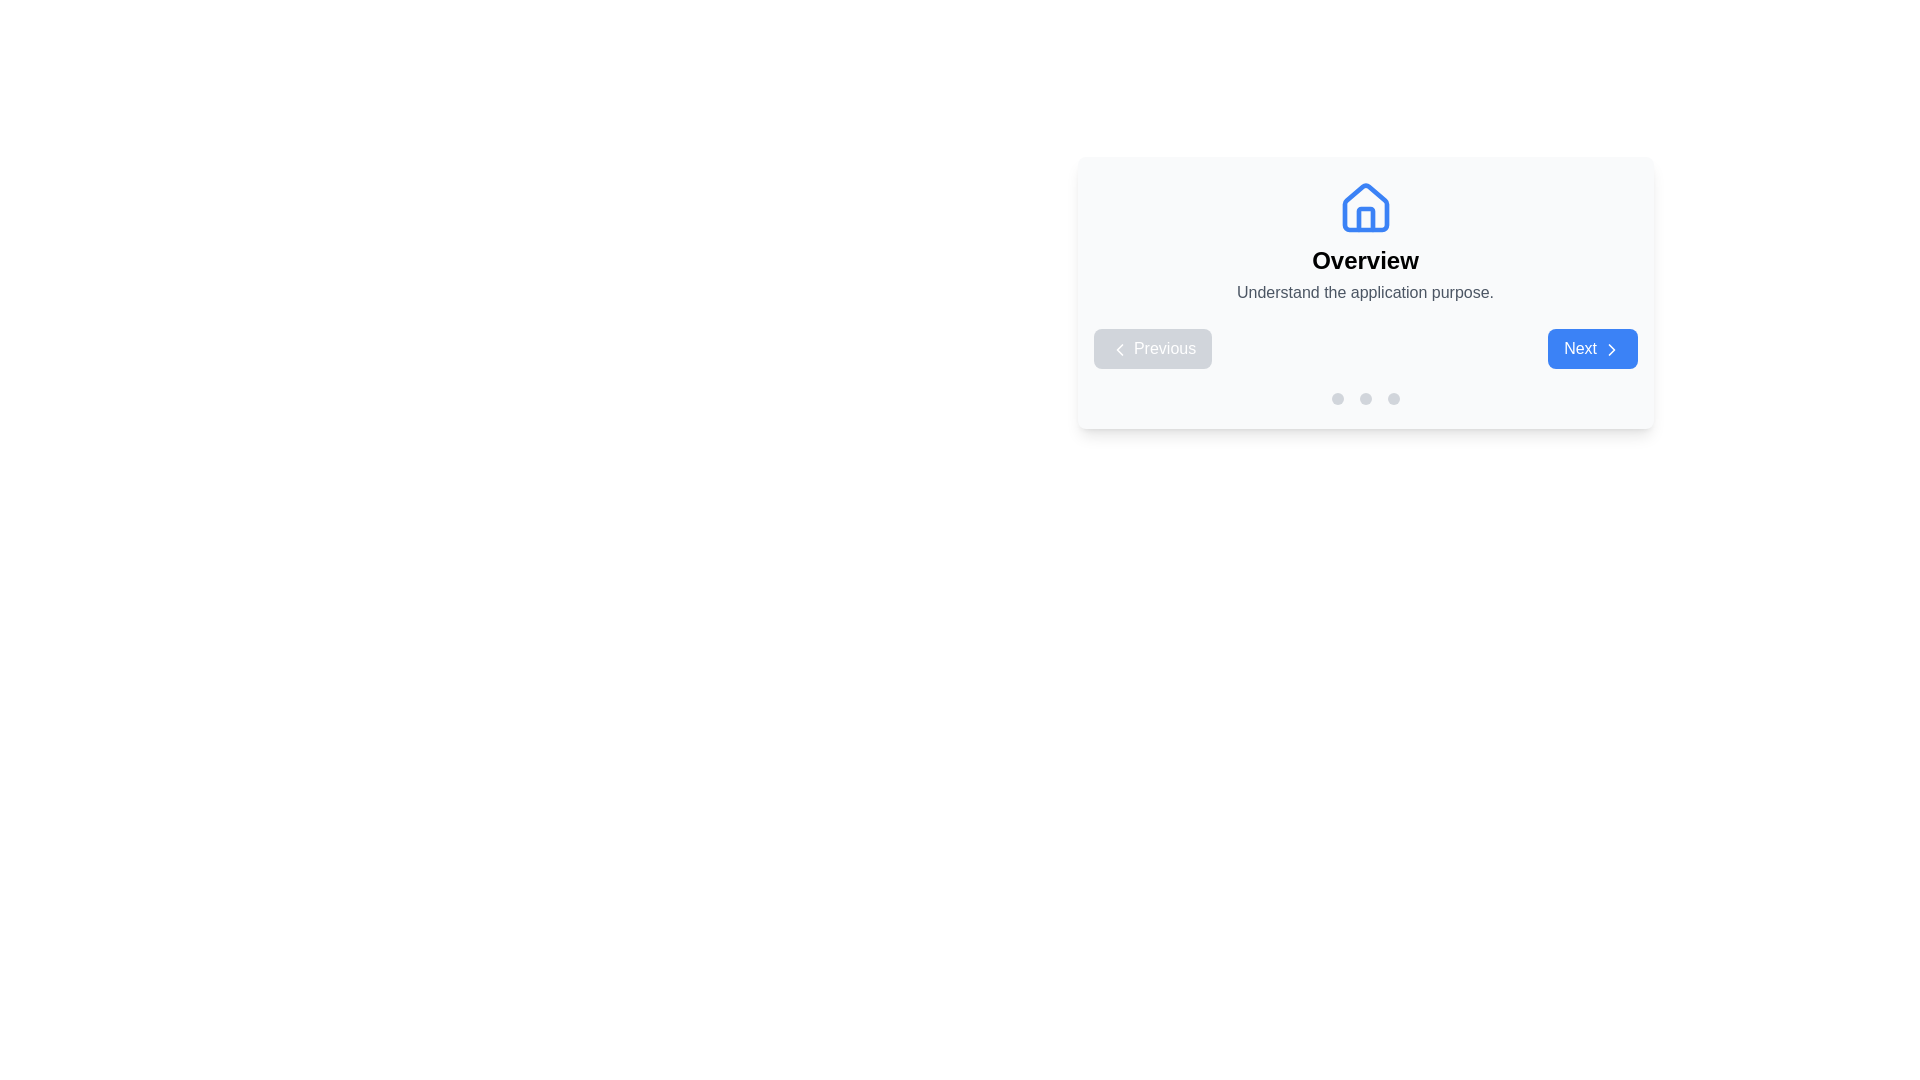 The height and width of the screenshot is (1080, 1920). What do you see at coordinates (1392, 398) in the screenshot?
I see `the third circular indicator for steps or progress, which represents the last state in a multi-step process` at bounding box center [1392, 398].